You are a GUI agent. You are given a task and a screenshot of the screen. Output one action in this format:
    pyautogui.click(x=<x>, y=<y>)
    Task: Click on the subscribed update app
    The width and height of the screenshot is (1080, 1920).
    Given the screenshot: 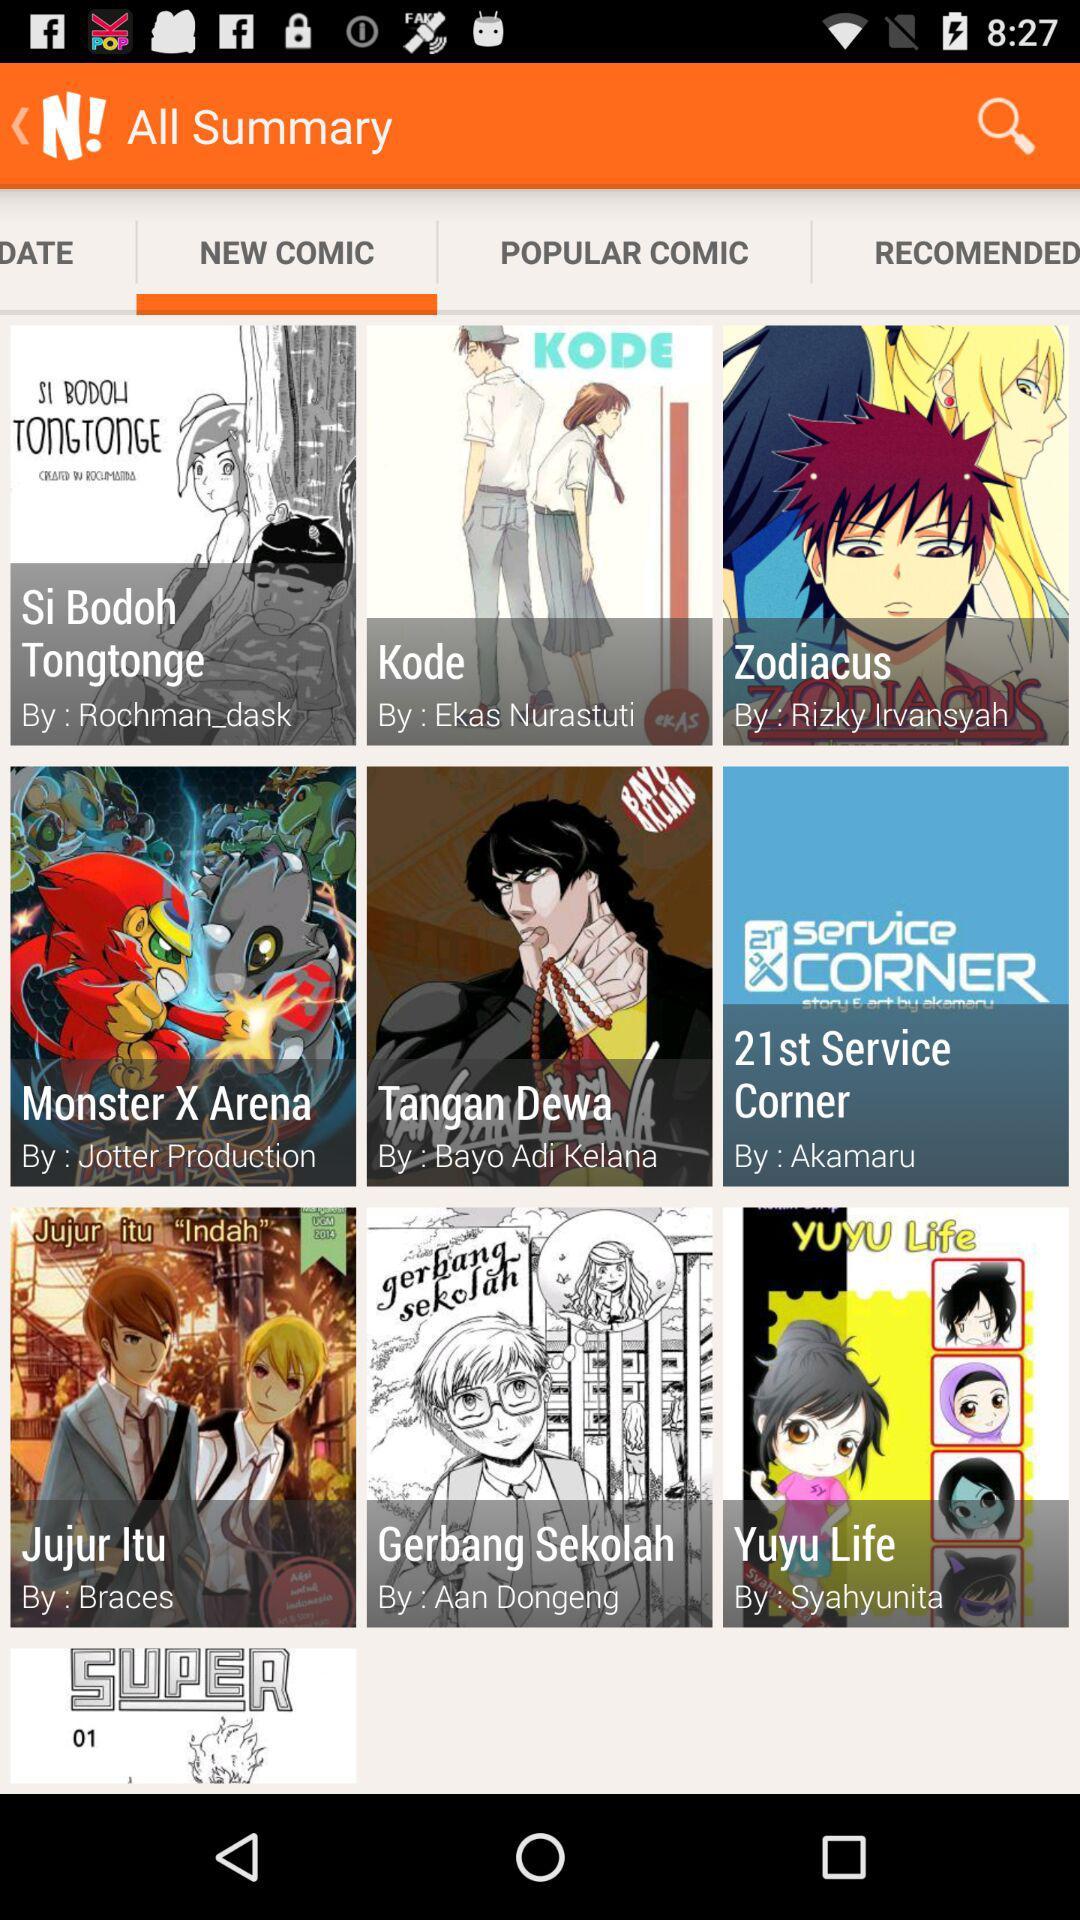 What is the action you would take?
    pyautogui.click(x=67, y=251)
    